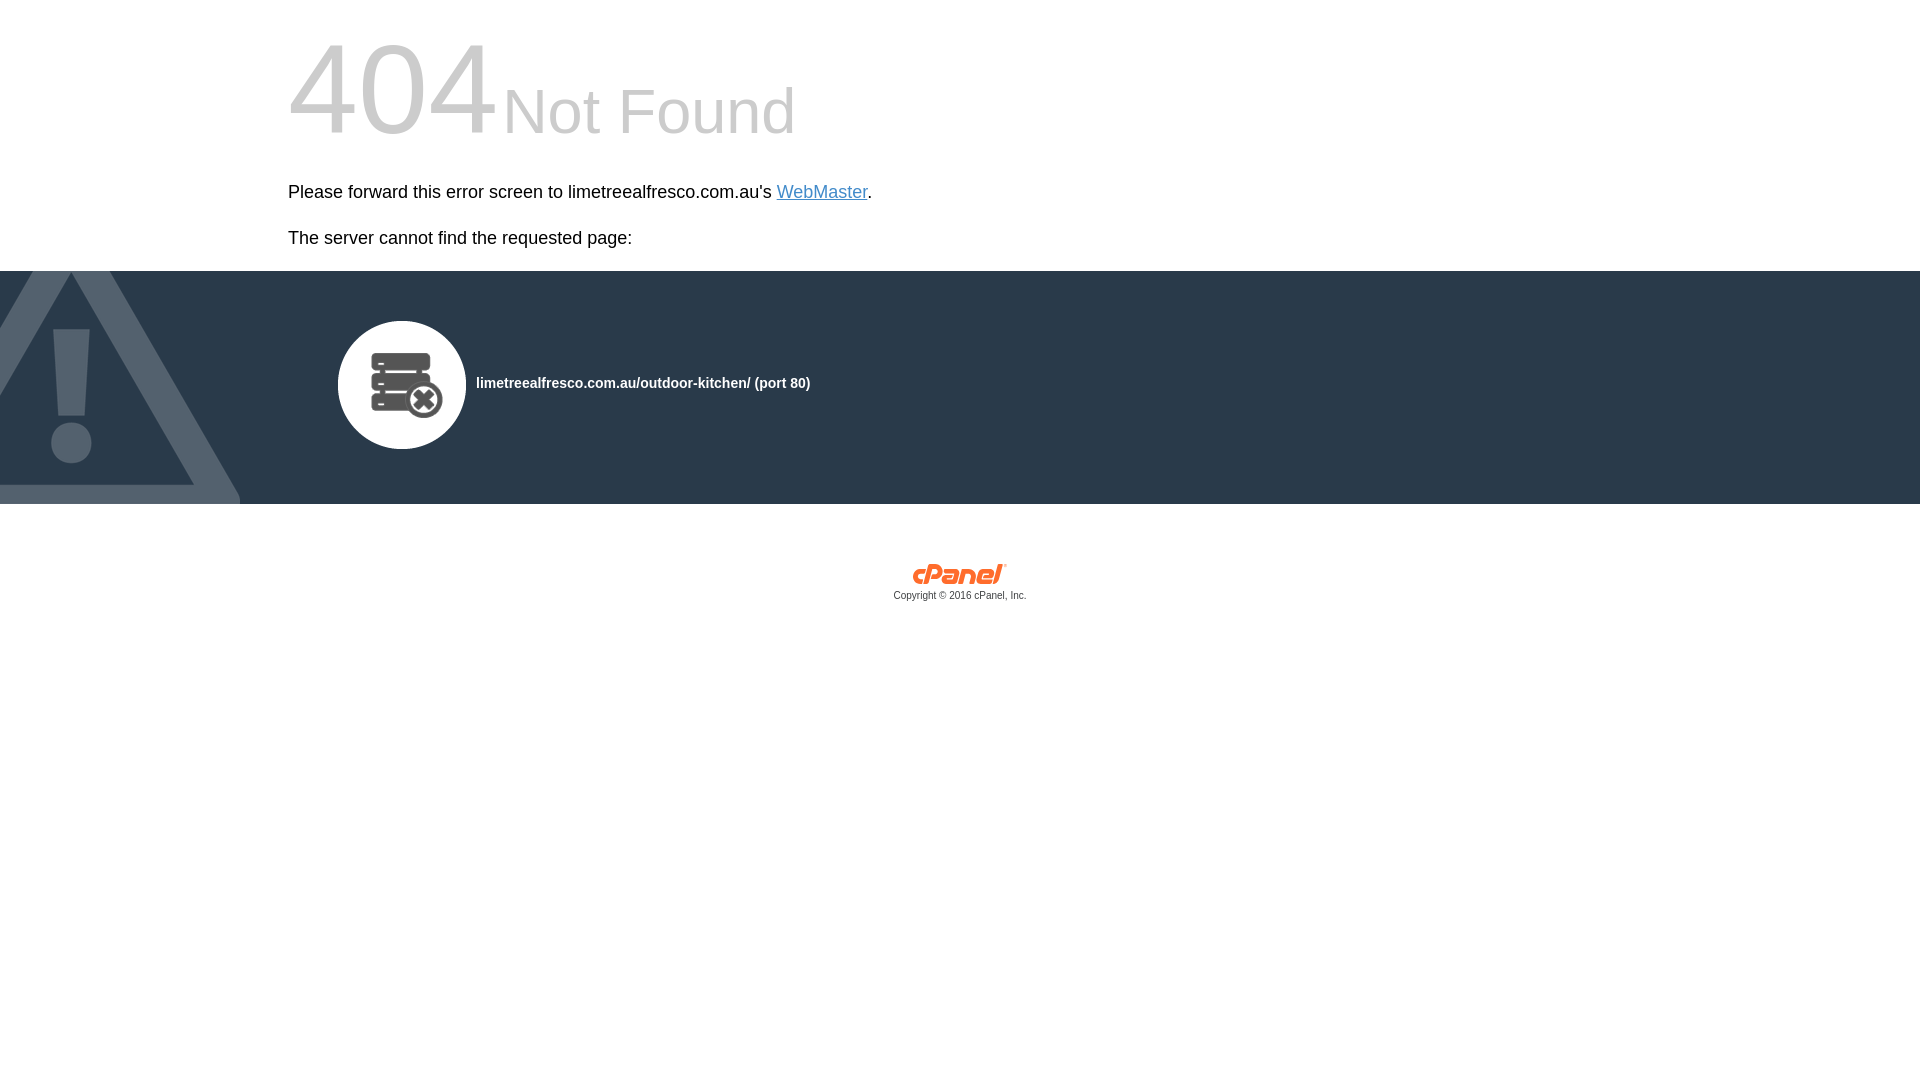 This screenshot has height=1080, width=1920. Describe the element at coordinates (776, 192) in the screenshot. I see `'WebMaster'` at that location.